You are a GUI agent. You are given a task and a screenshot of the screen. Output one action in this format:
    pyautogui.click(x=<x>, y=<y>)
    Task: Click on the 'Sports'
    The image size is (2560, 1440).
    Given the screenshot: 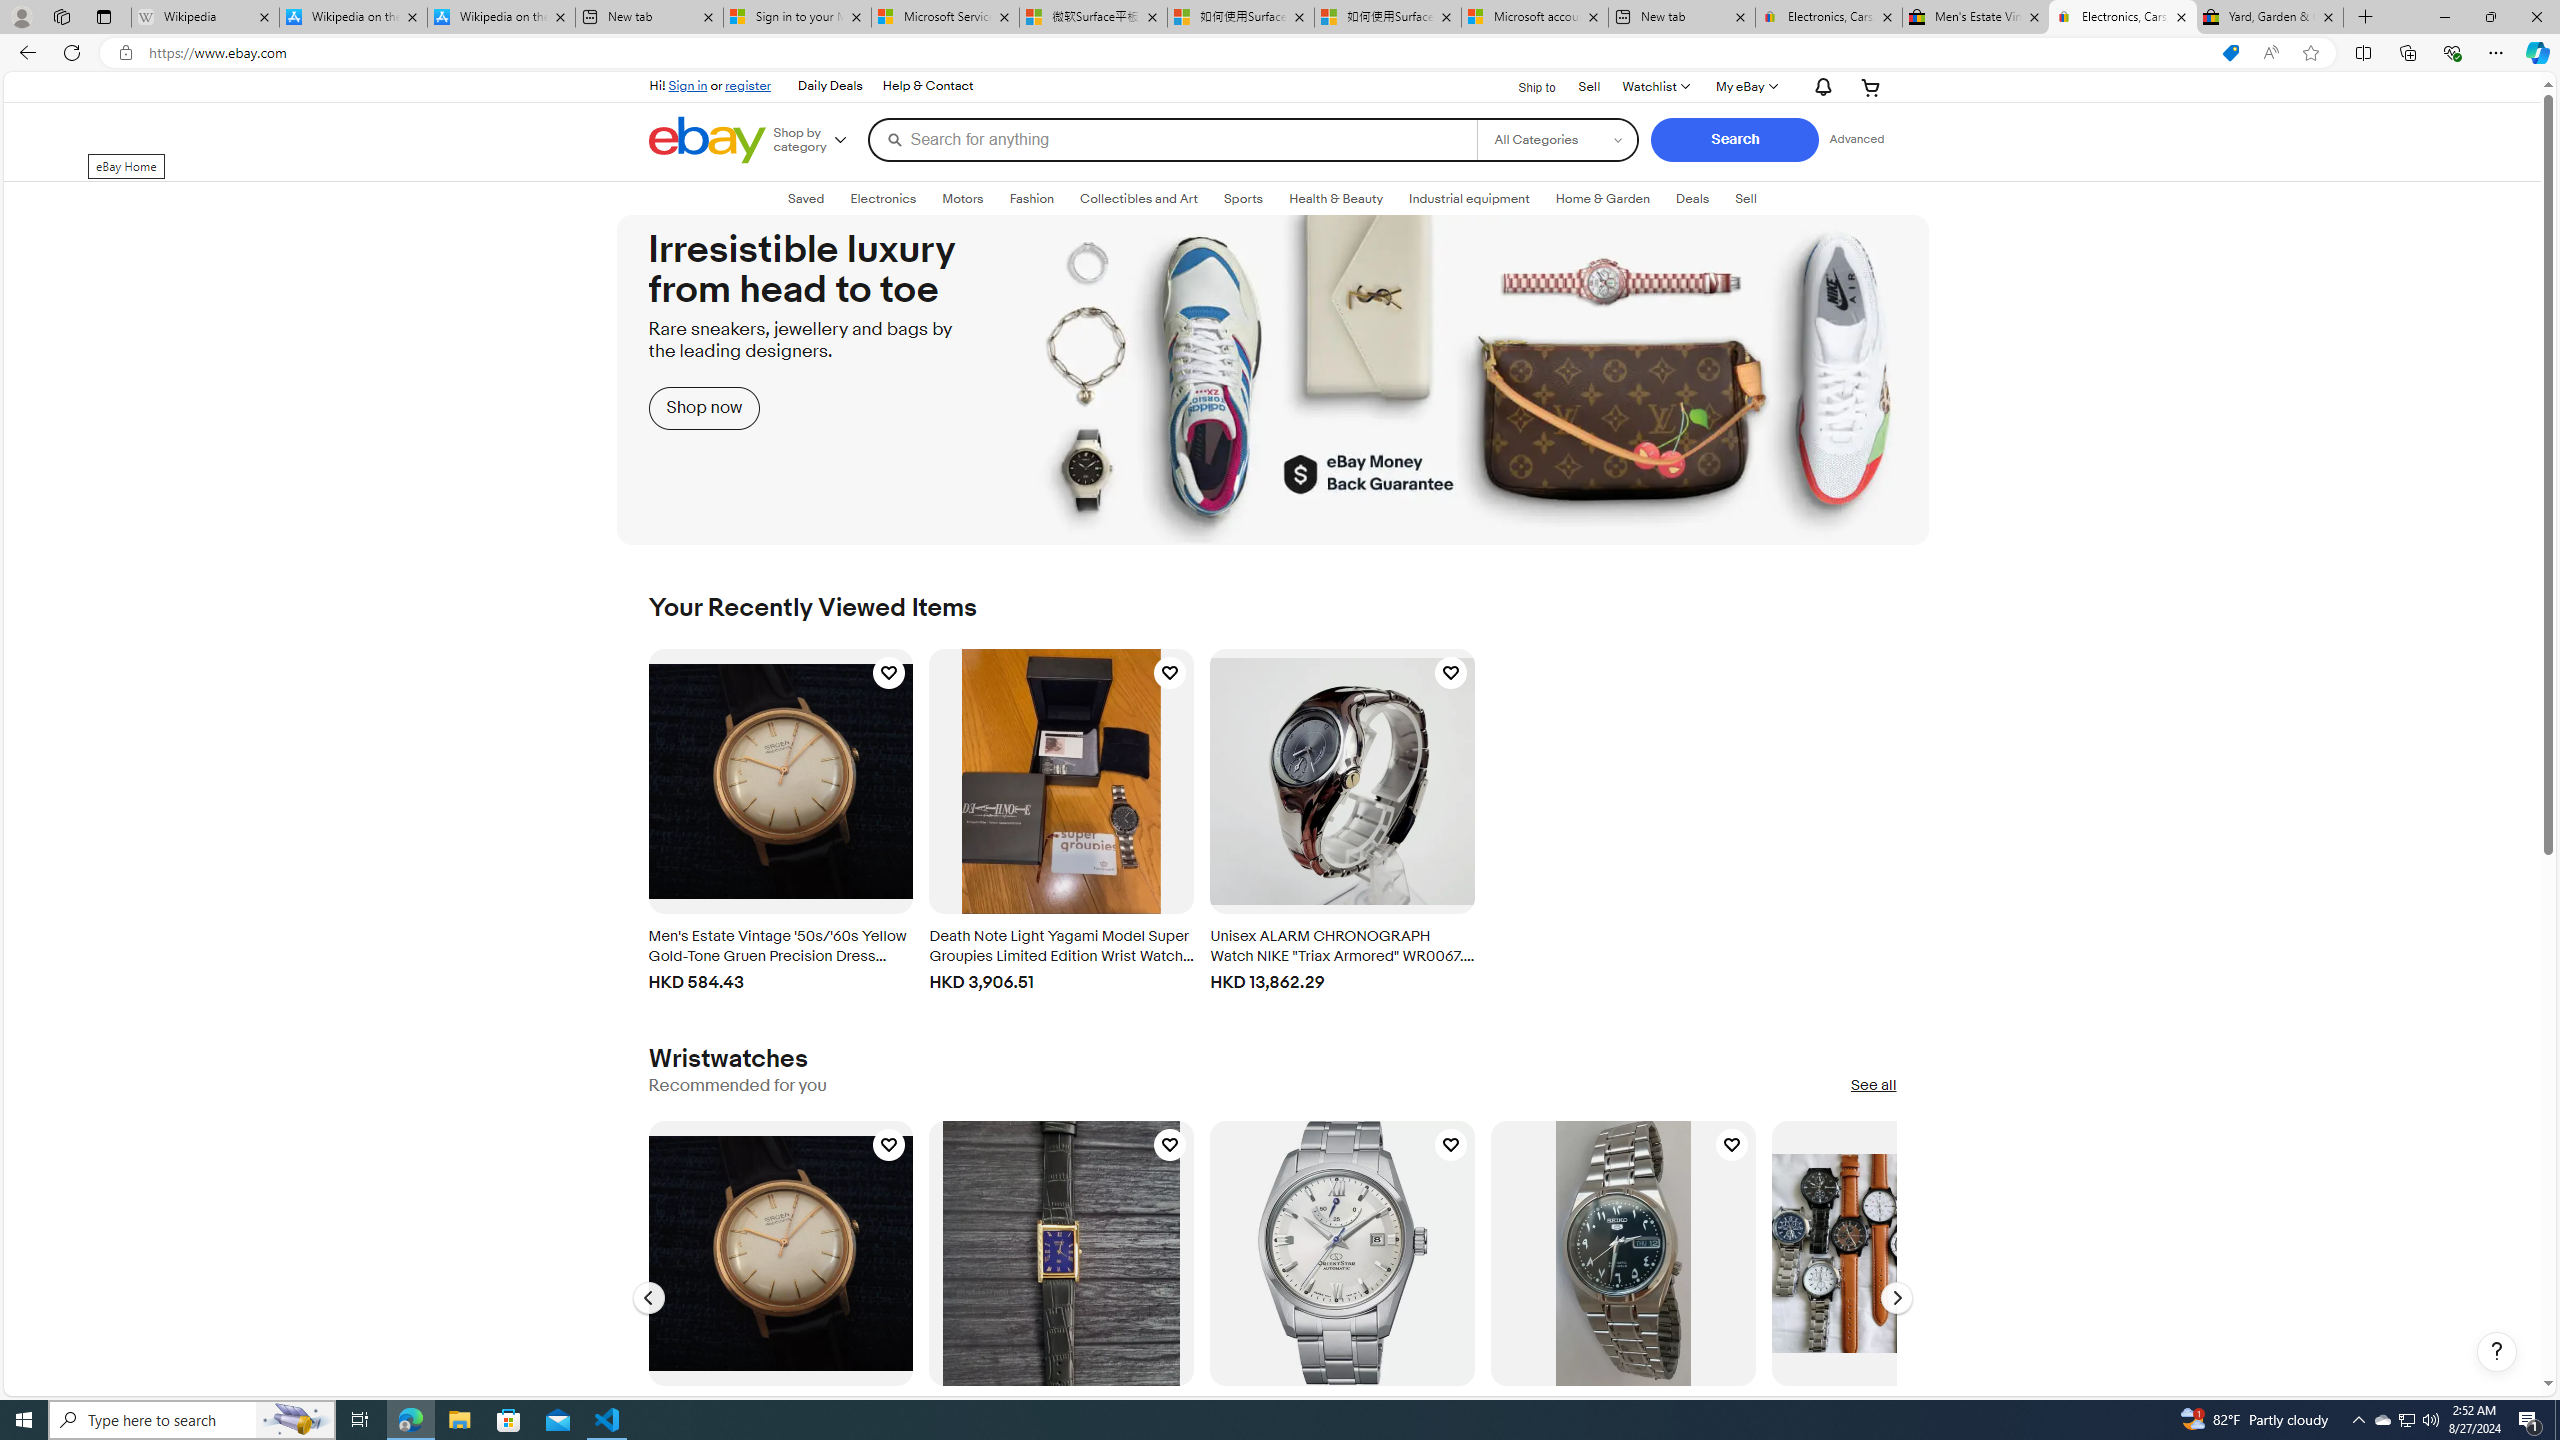 What is the action you would take?
    pyautogui.click(x=1243, y=199)
    